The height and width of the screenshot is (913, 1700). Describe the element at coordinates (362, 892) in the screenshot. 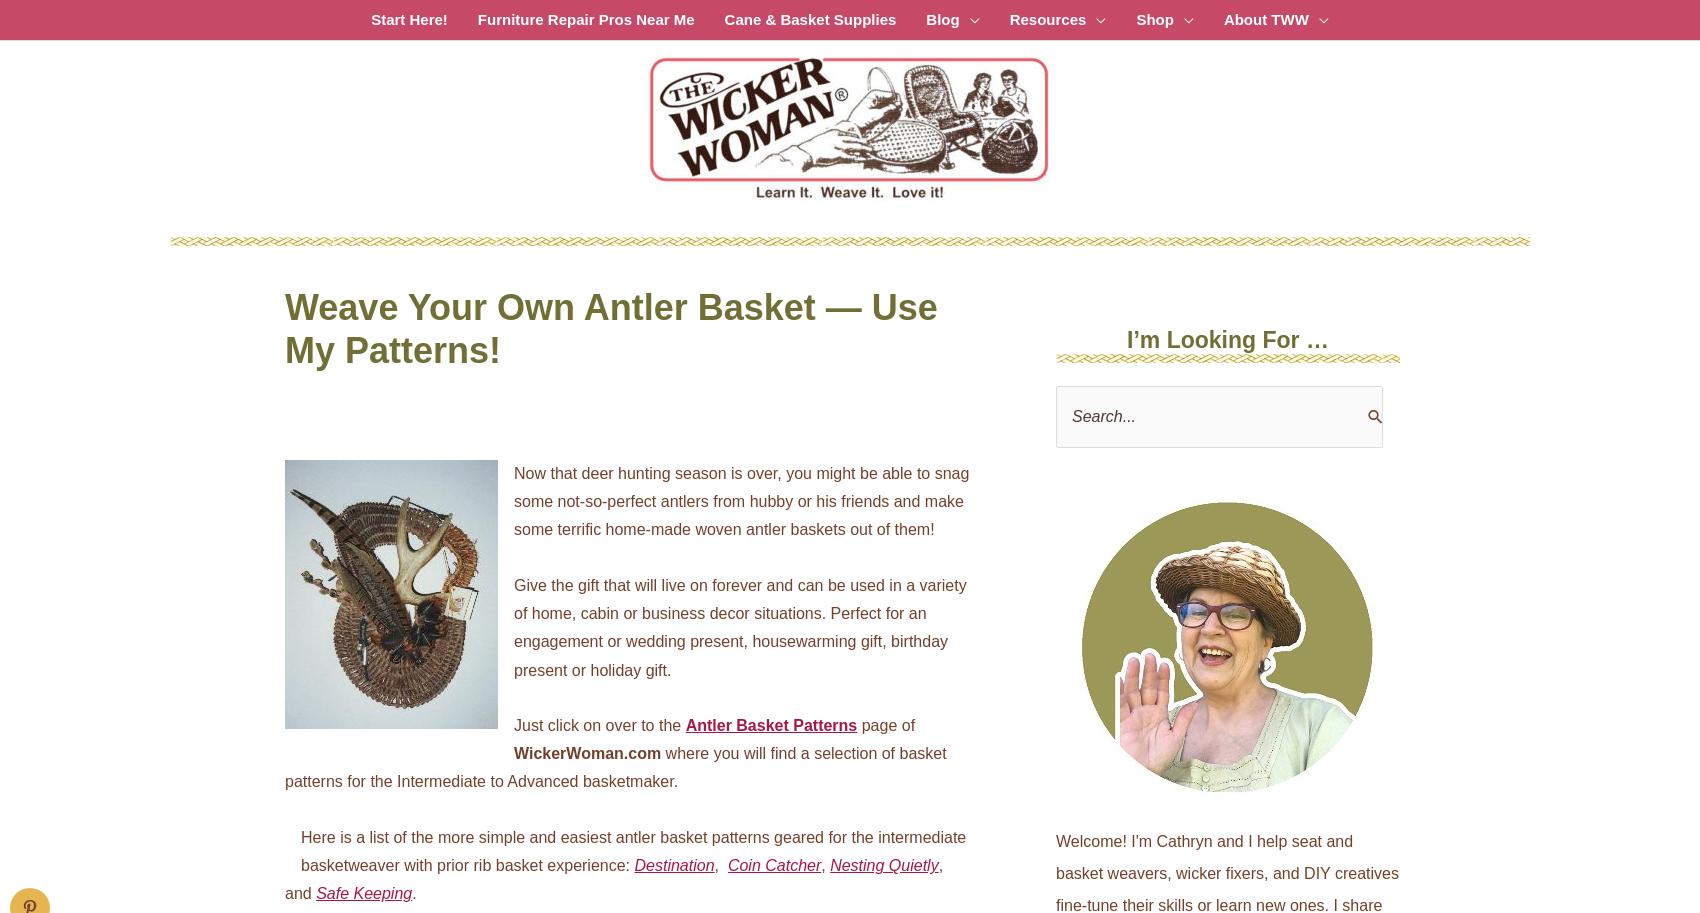

I see `'Safe Keeping'` at that location.